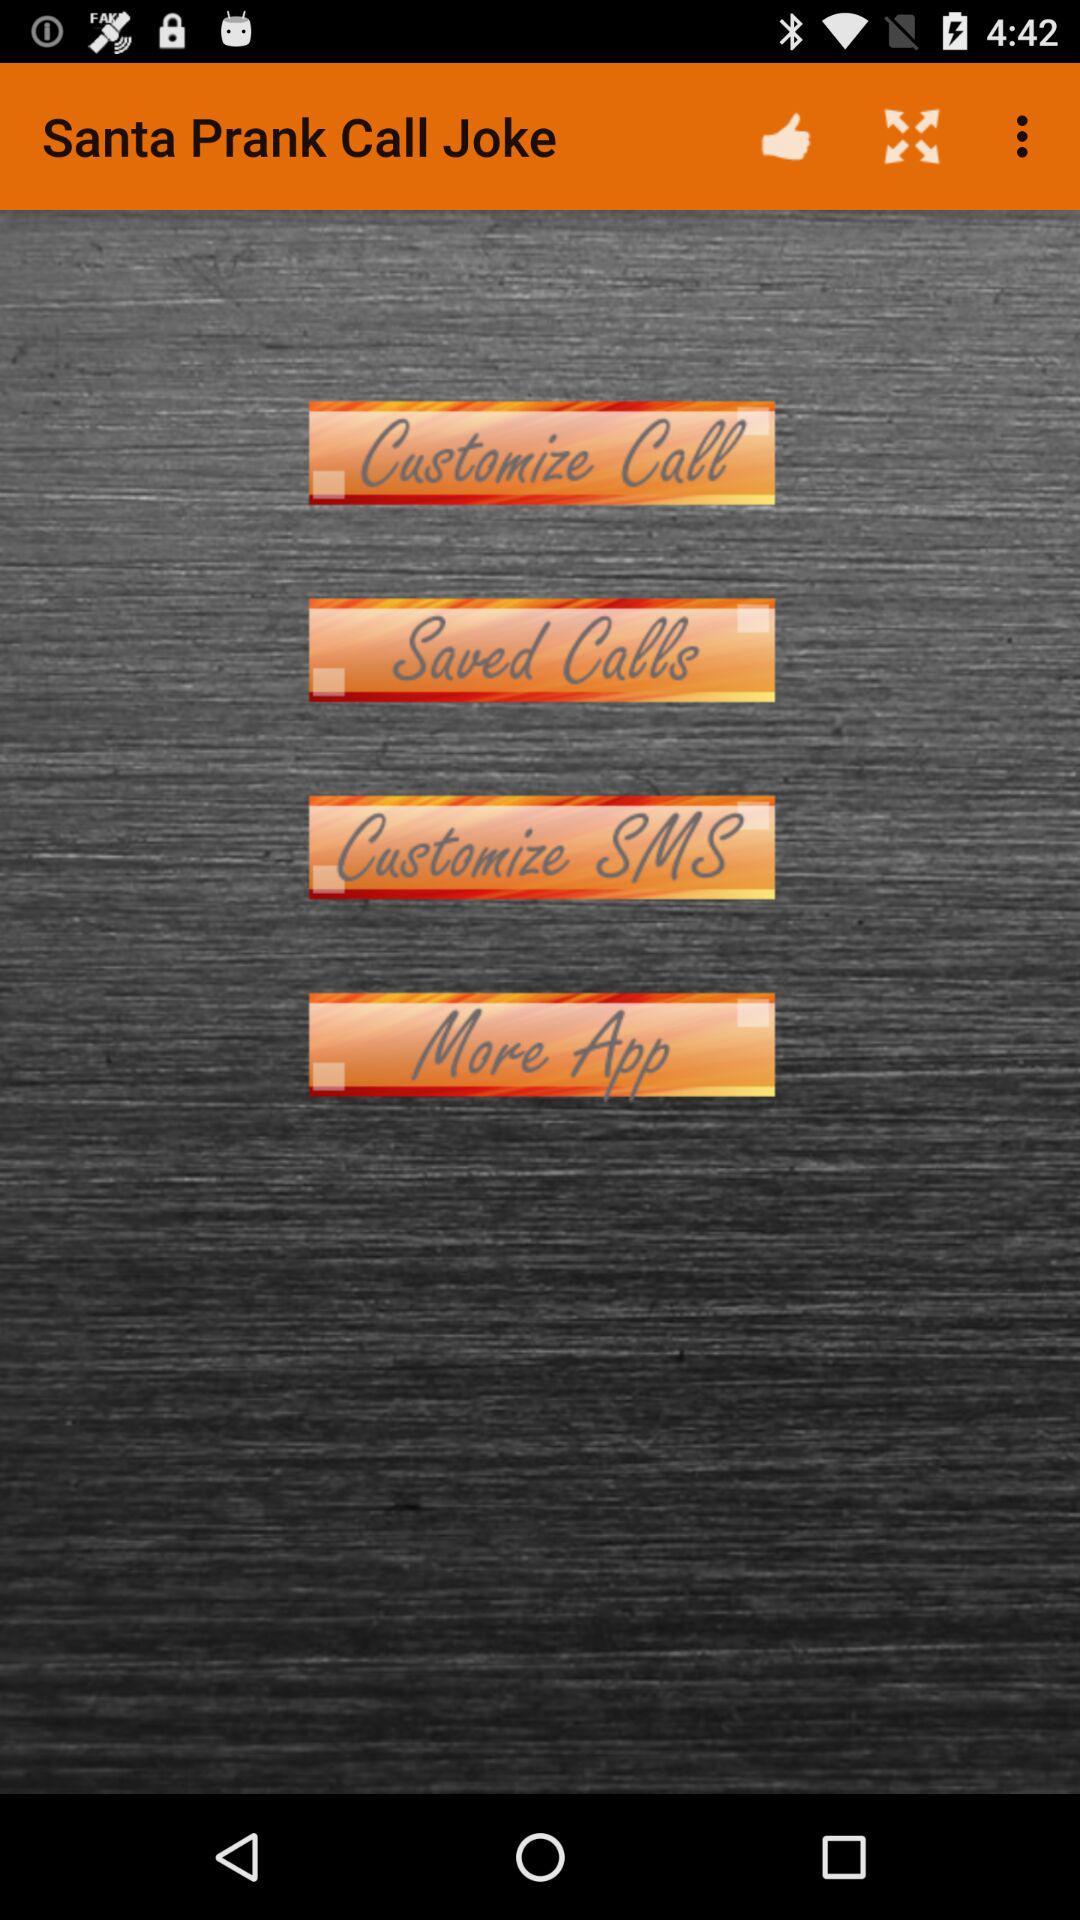 This screenshot has width=1080, height=1920. What do you see at coordinates (540, 1043) in the screenshot?
I see `find more apps` at bounding box center [540, 1043].